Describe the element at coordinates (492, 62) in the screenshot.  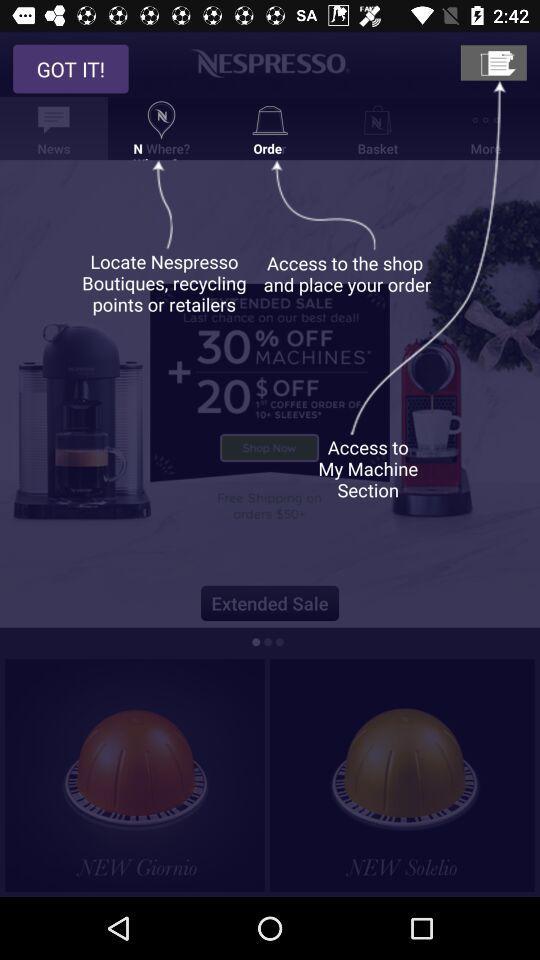
I see `machine section button` at that location.